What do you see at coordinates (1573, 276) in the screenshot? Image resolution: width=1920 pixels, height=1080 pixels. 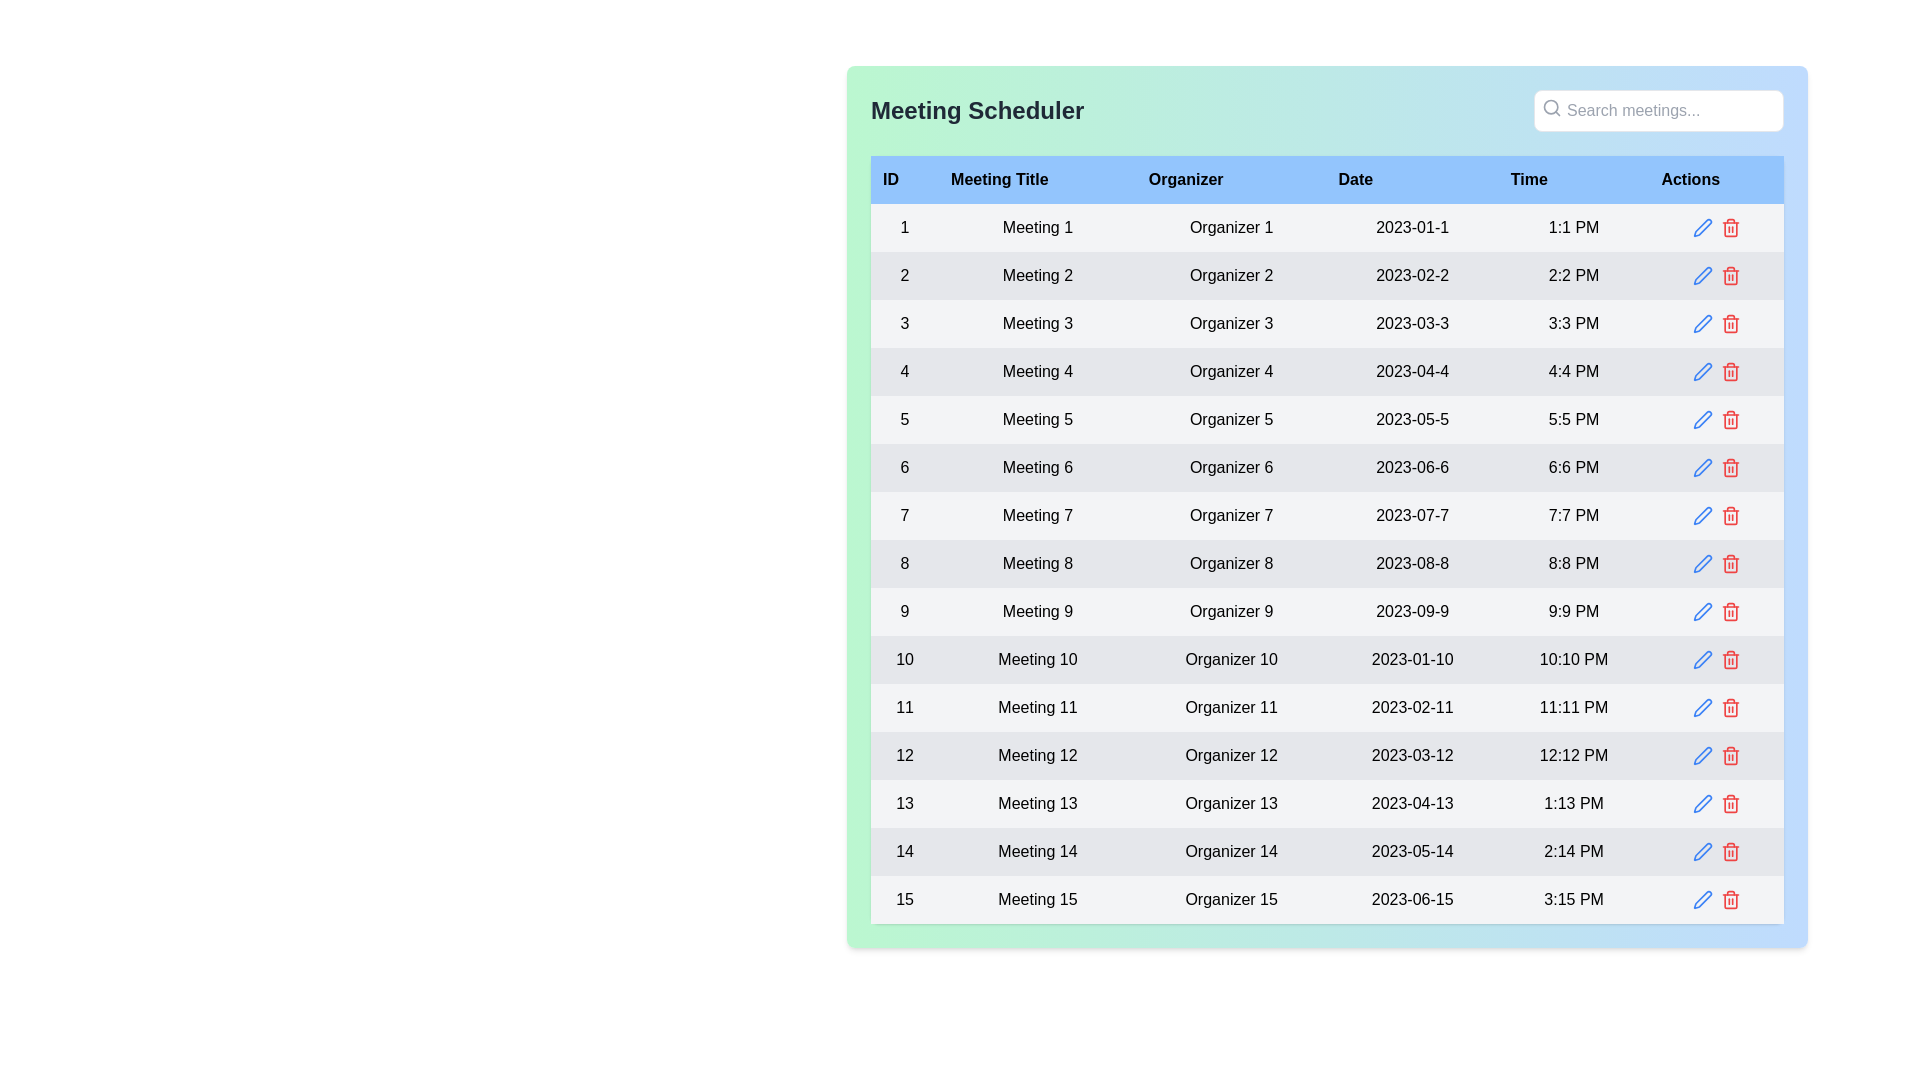 I see `the text label displaying the time '2:2 PM' in the fifth column of the second row of the table aligned with the 'Time' header` at bounding box center [1573, 276].